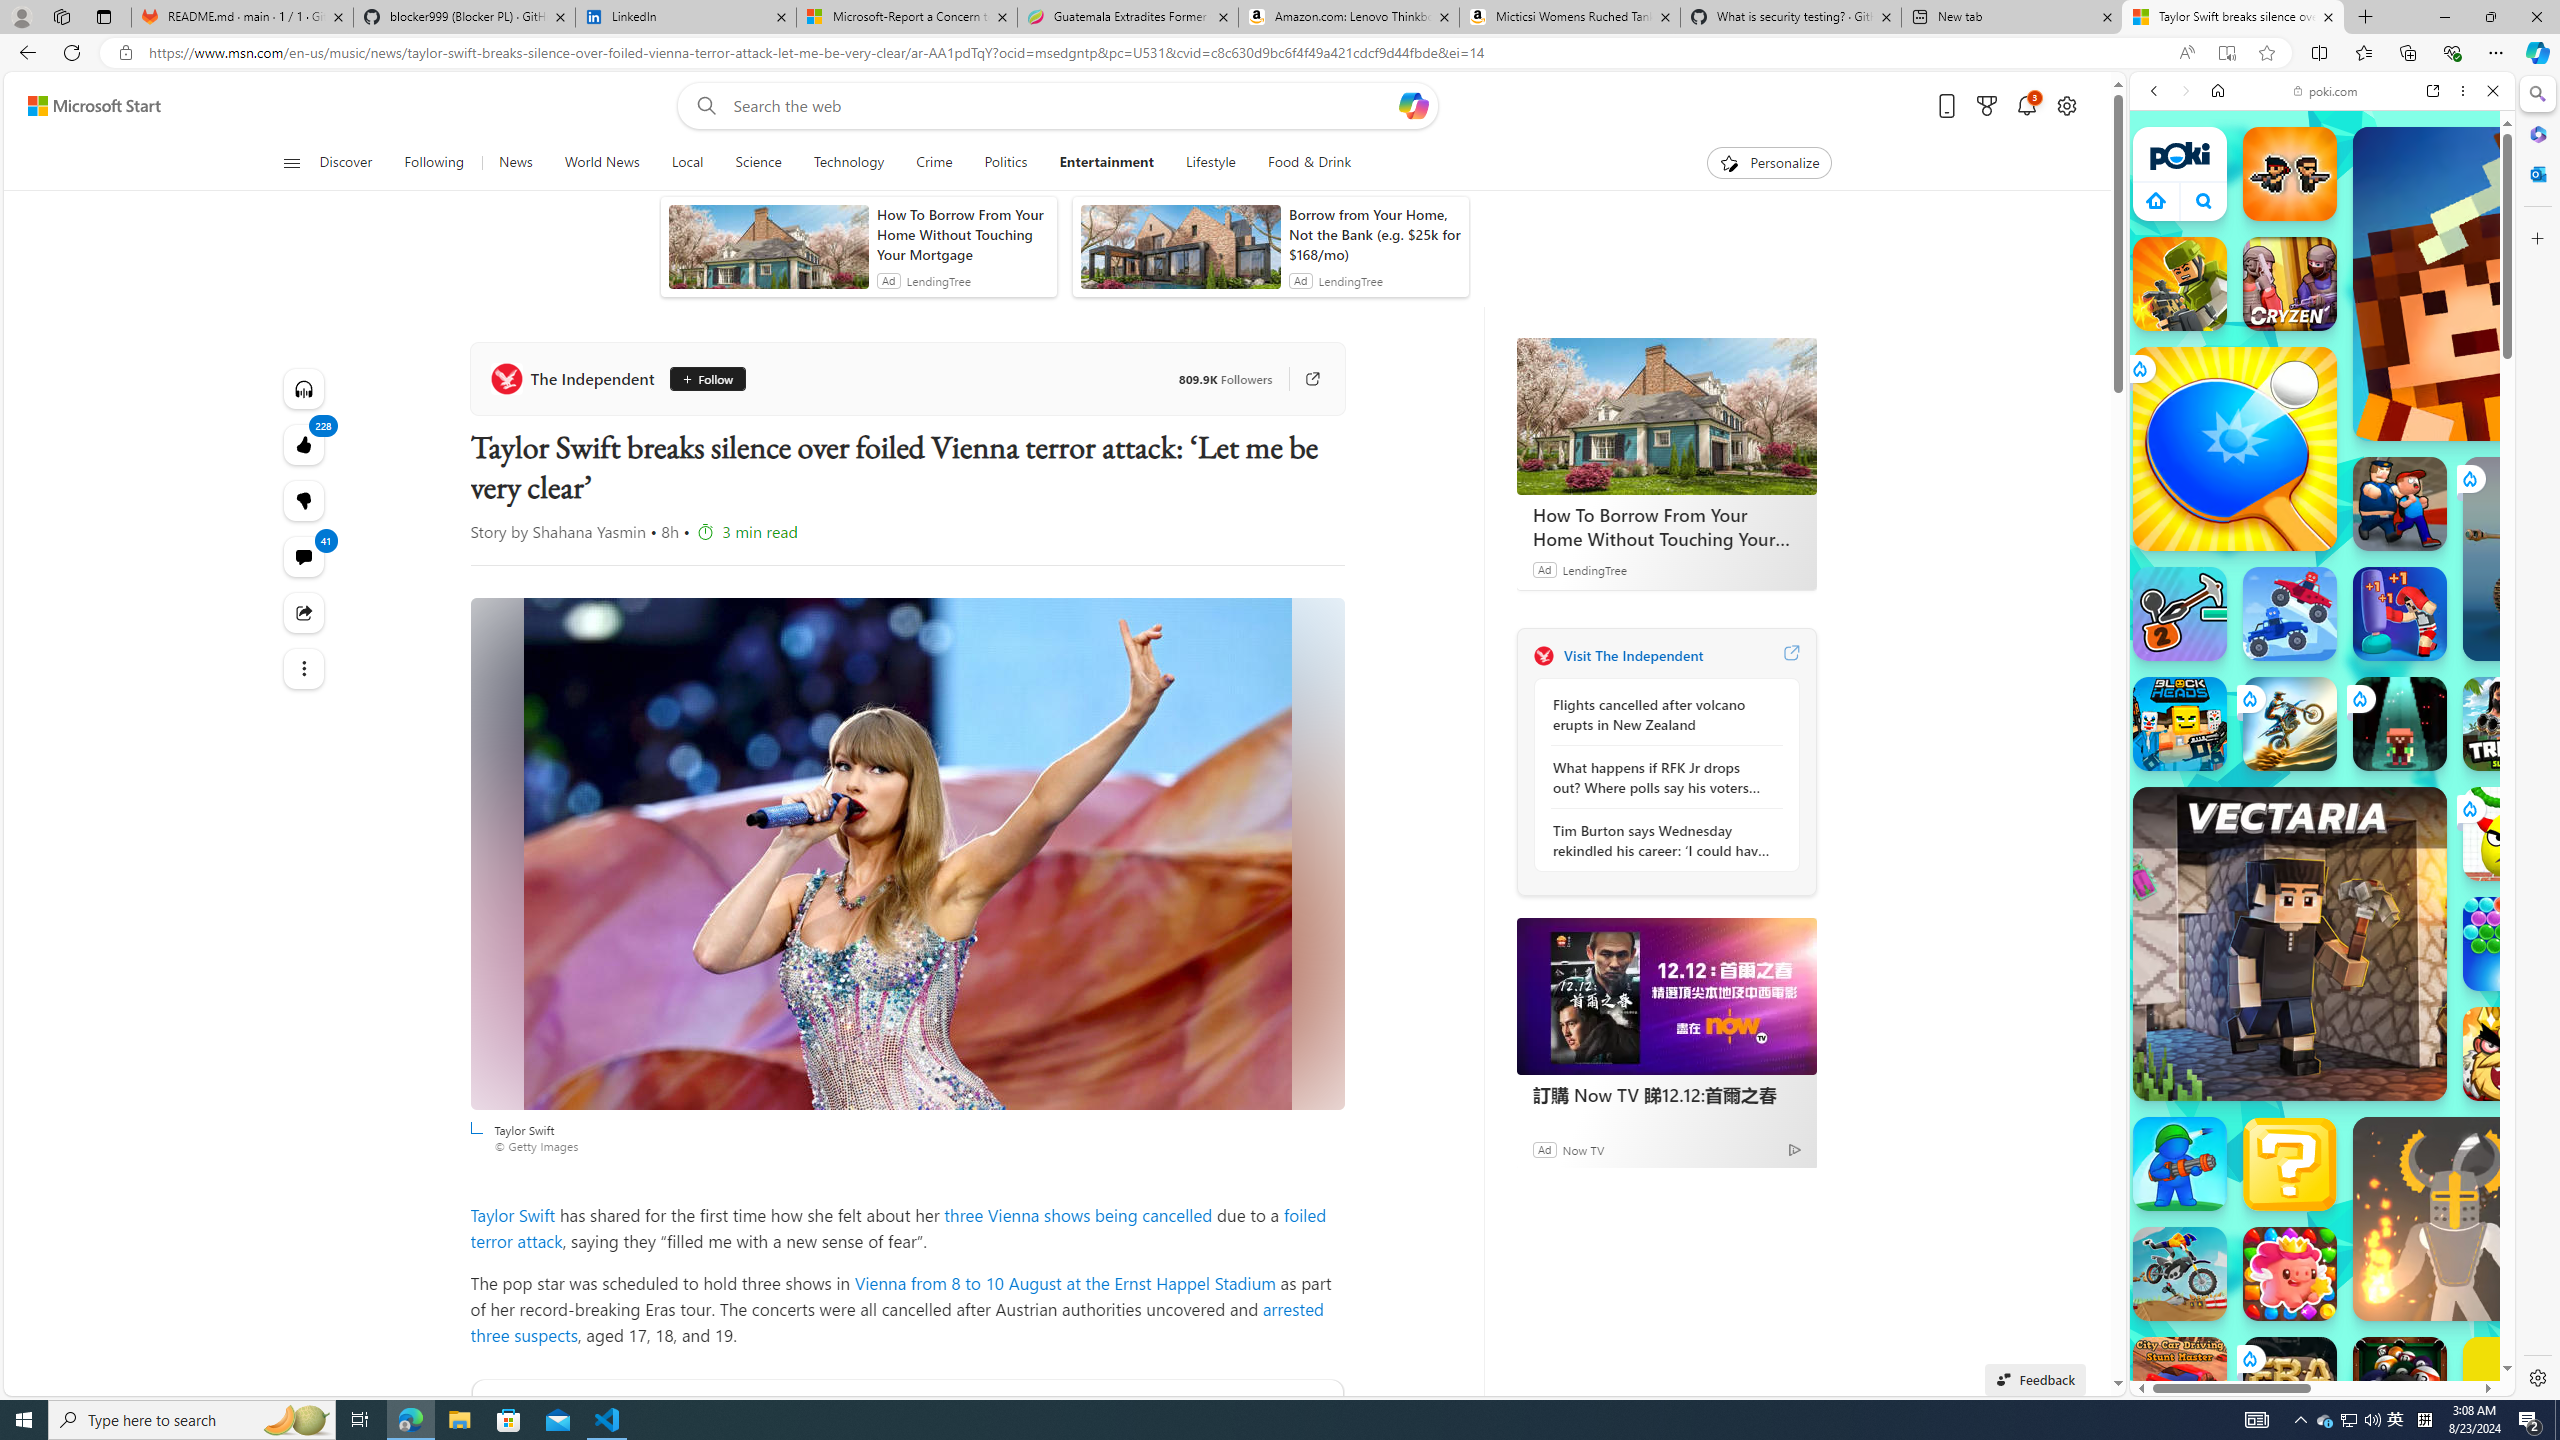 The width and height of the screenshot is (2560, 1440). Describe the element at coordinates (2288, 283) in the screenshot. I see `'Cryzen.io Cryzen.io'` at that location.